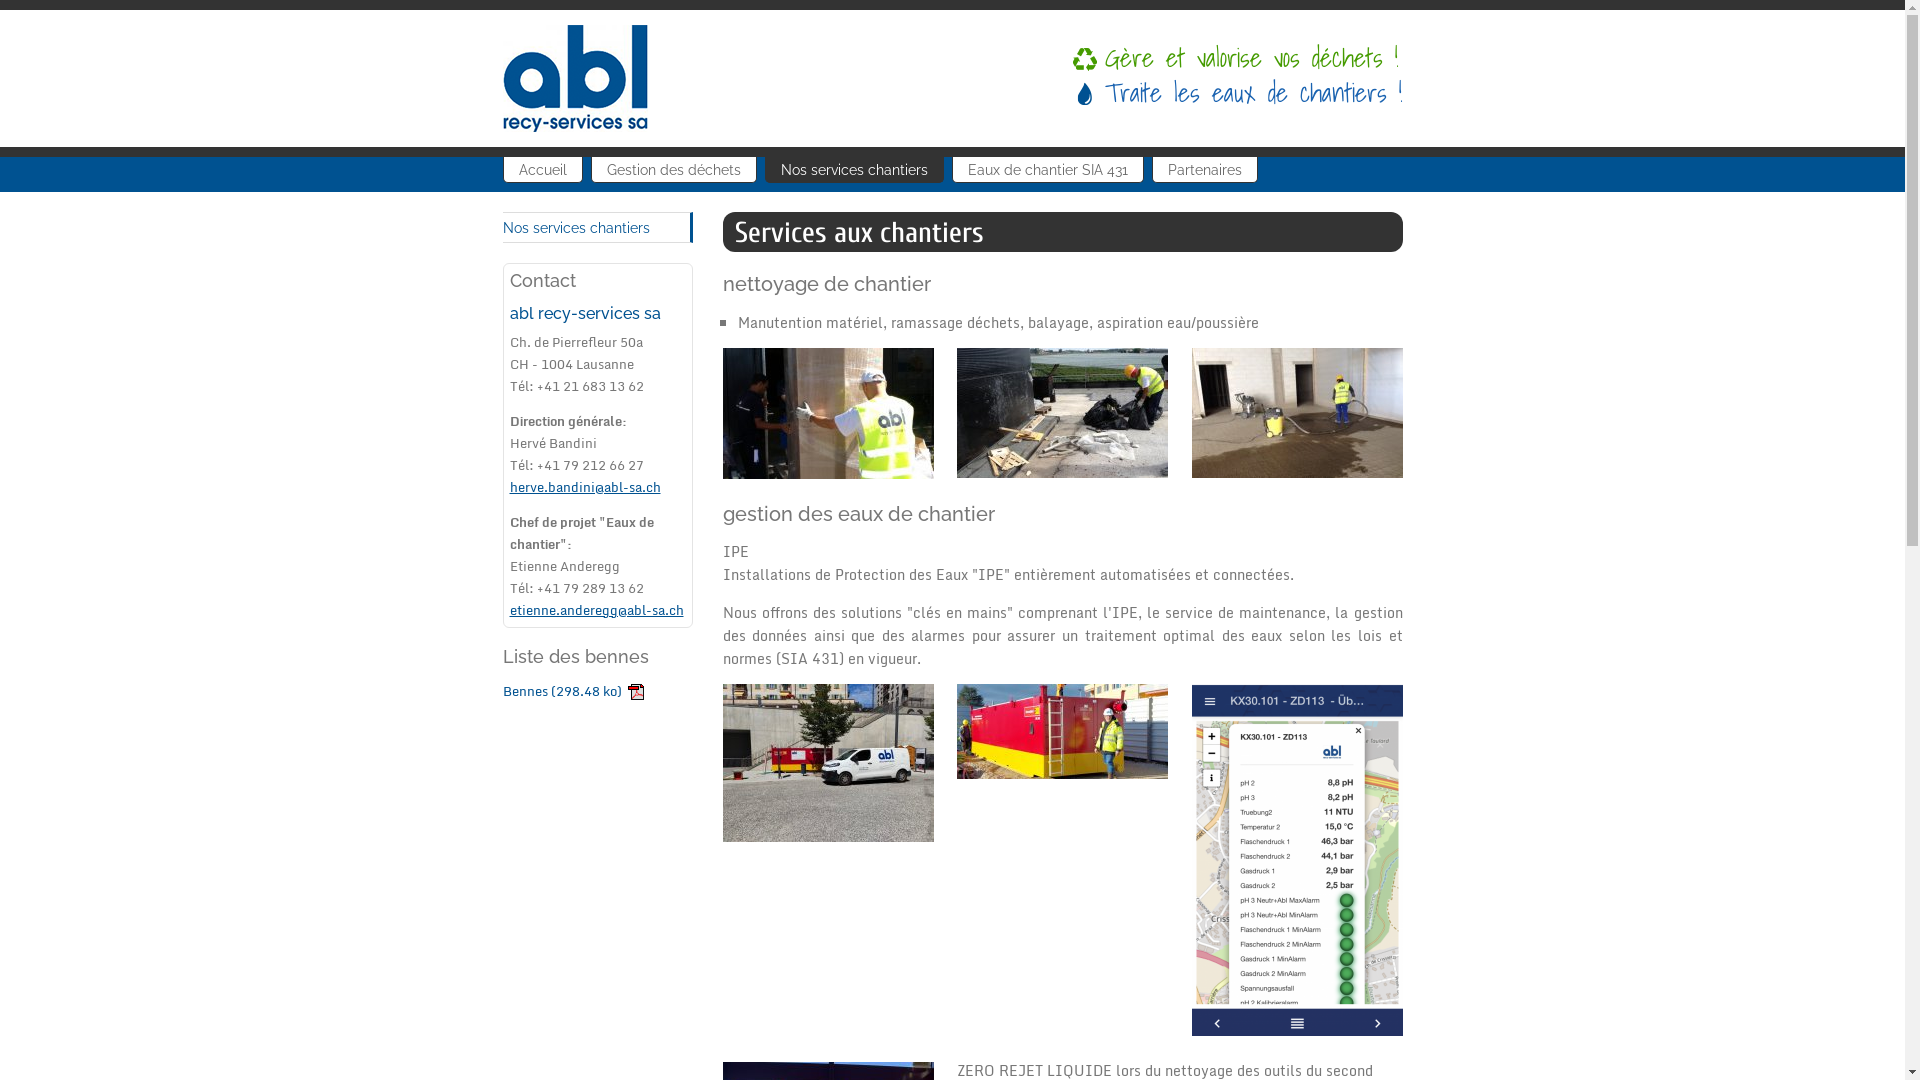  What do you see at coordinates (595, 226) in the screenshot?
I see `'Nos services chantiers'` at bounding box center [595, 226].